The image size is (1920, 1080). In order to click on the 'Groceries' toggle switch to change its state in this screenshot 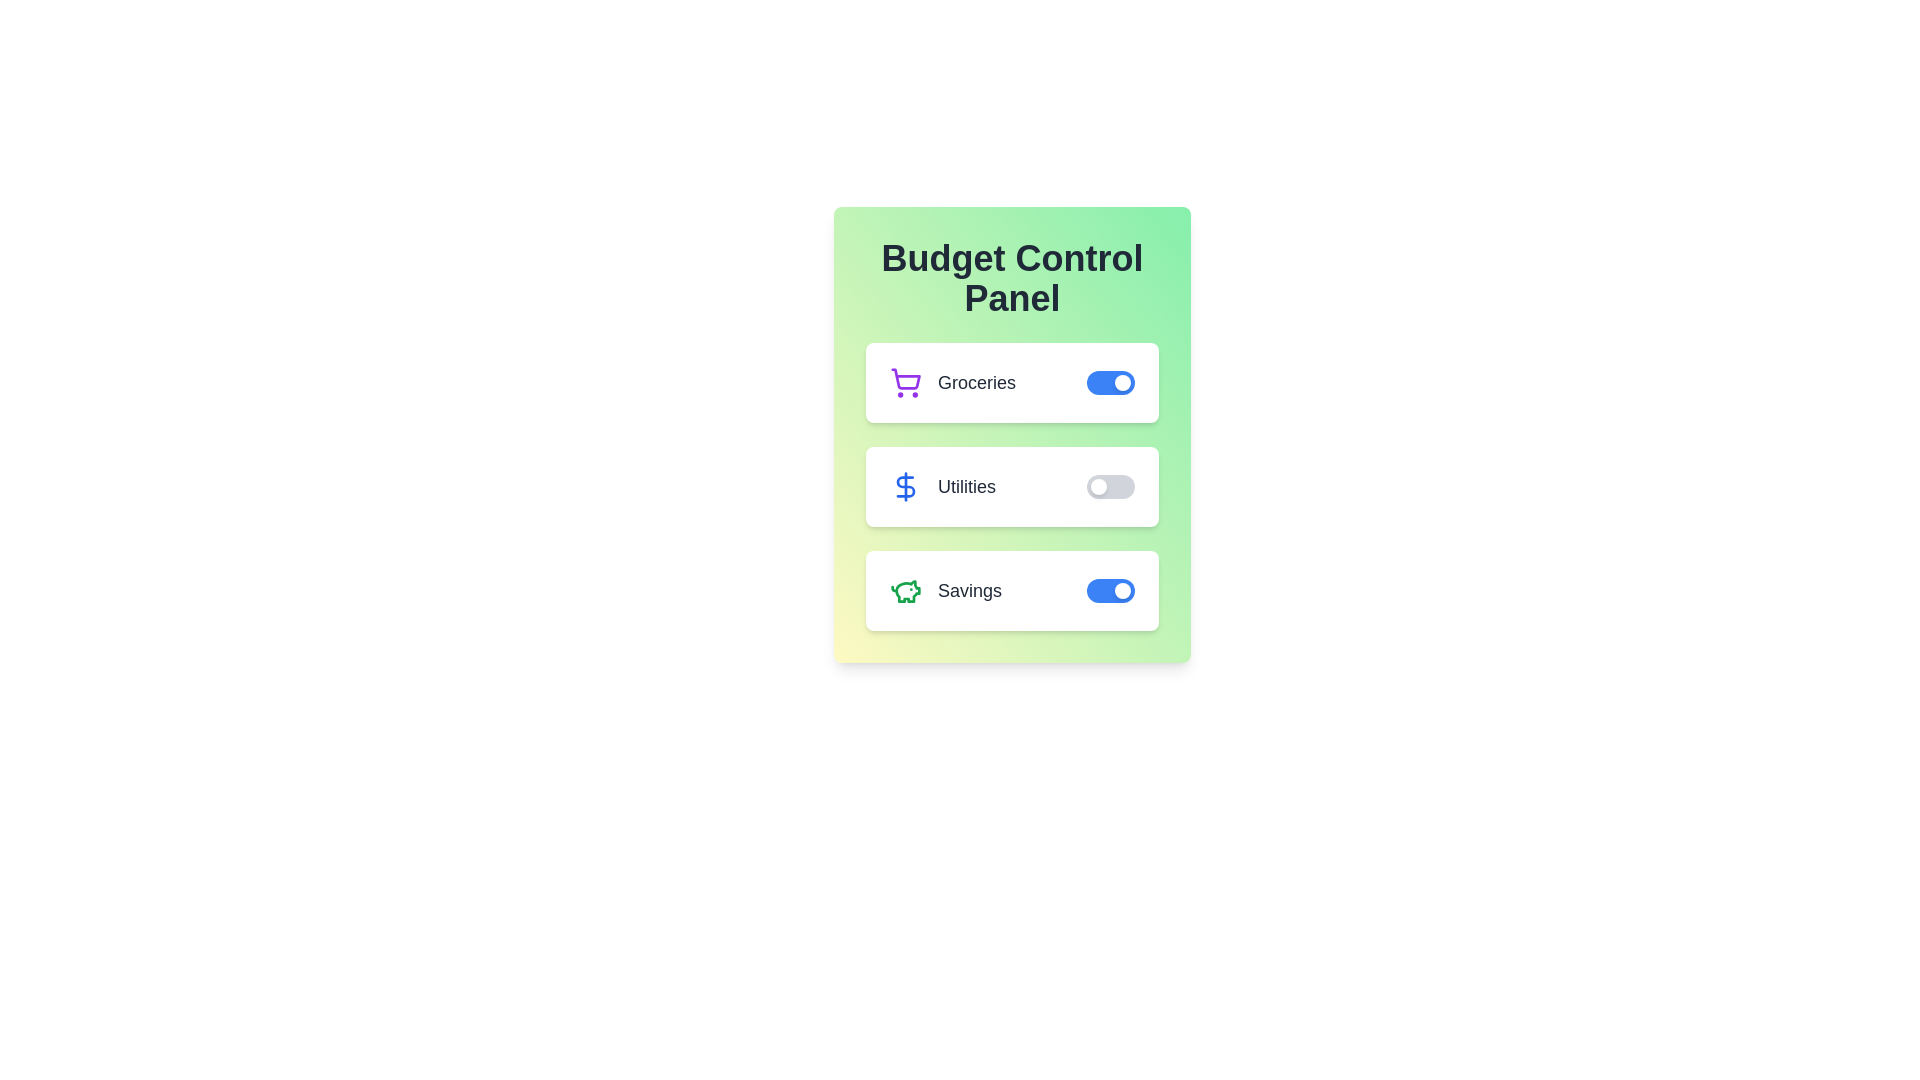, I will do `click(1109, 382)`.